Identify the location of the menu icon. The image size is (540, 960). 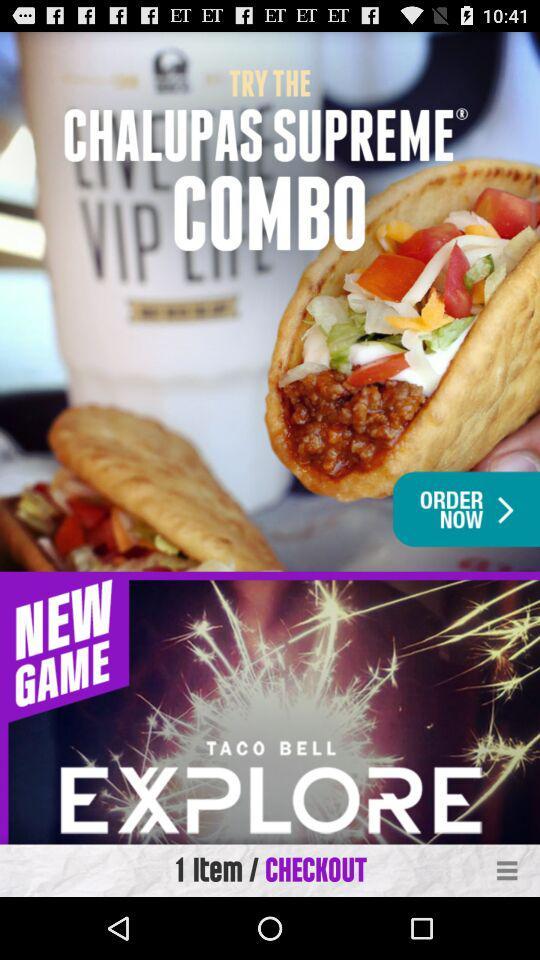
(507, 931).